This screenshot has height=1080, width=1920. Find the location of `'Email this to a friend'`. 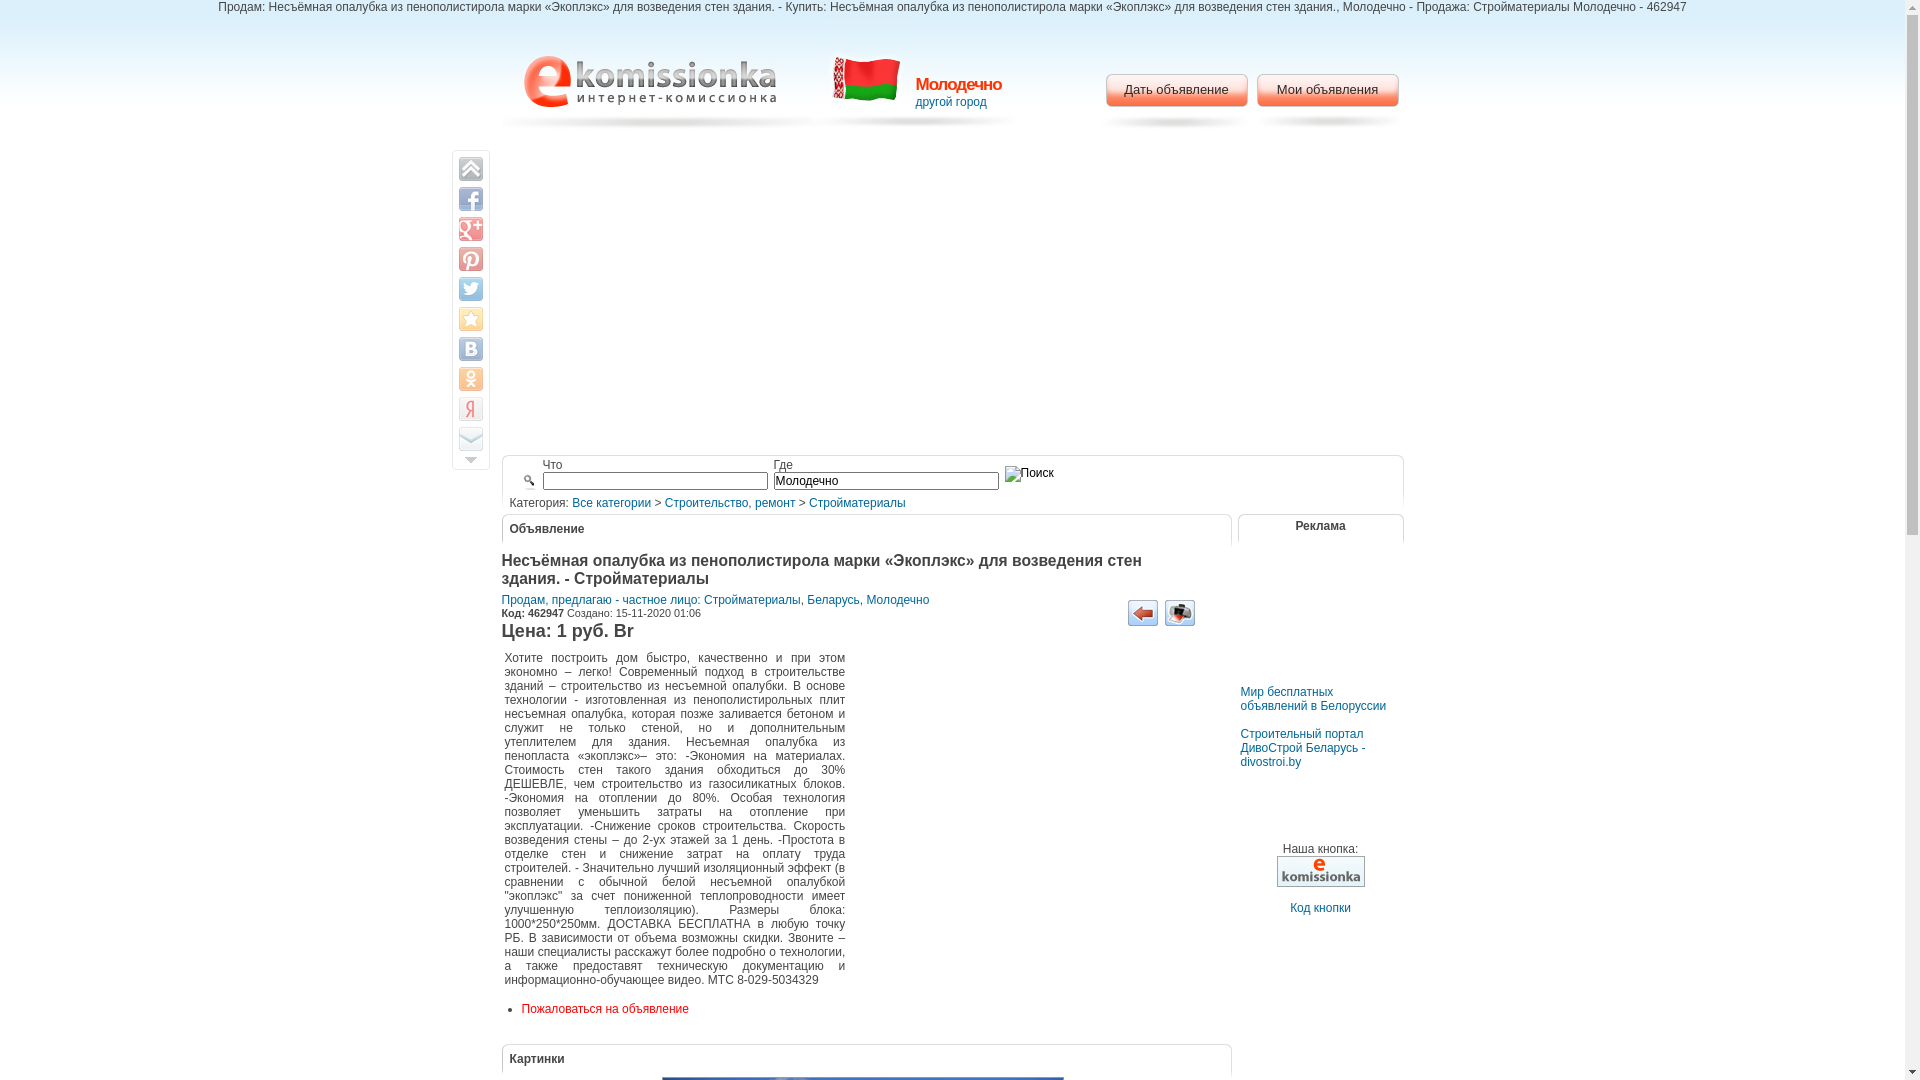

'Email this to a friend' is located at coordinates (456, 438).